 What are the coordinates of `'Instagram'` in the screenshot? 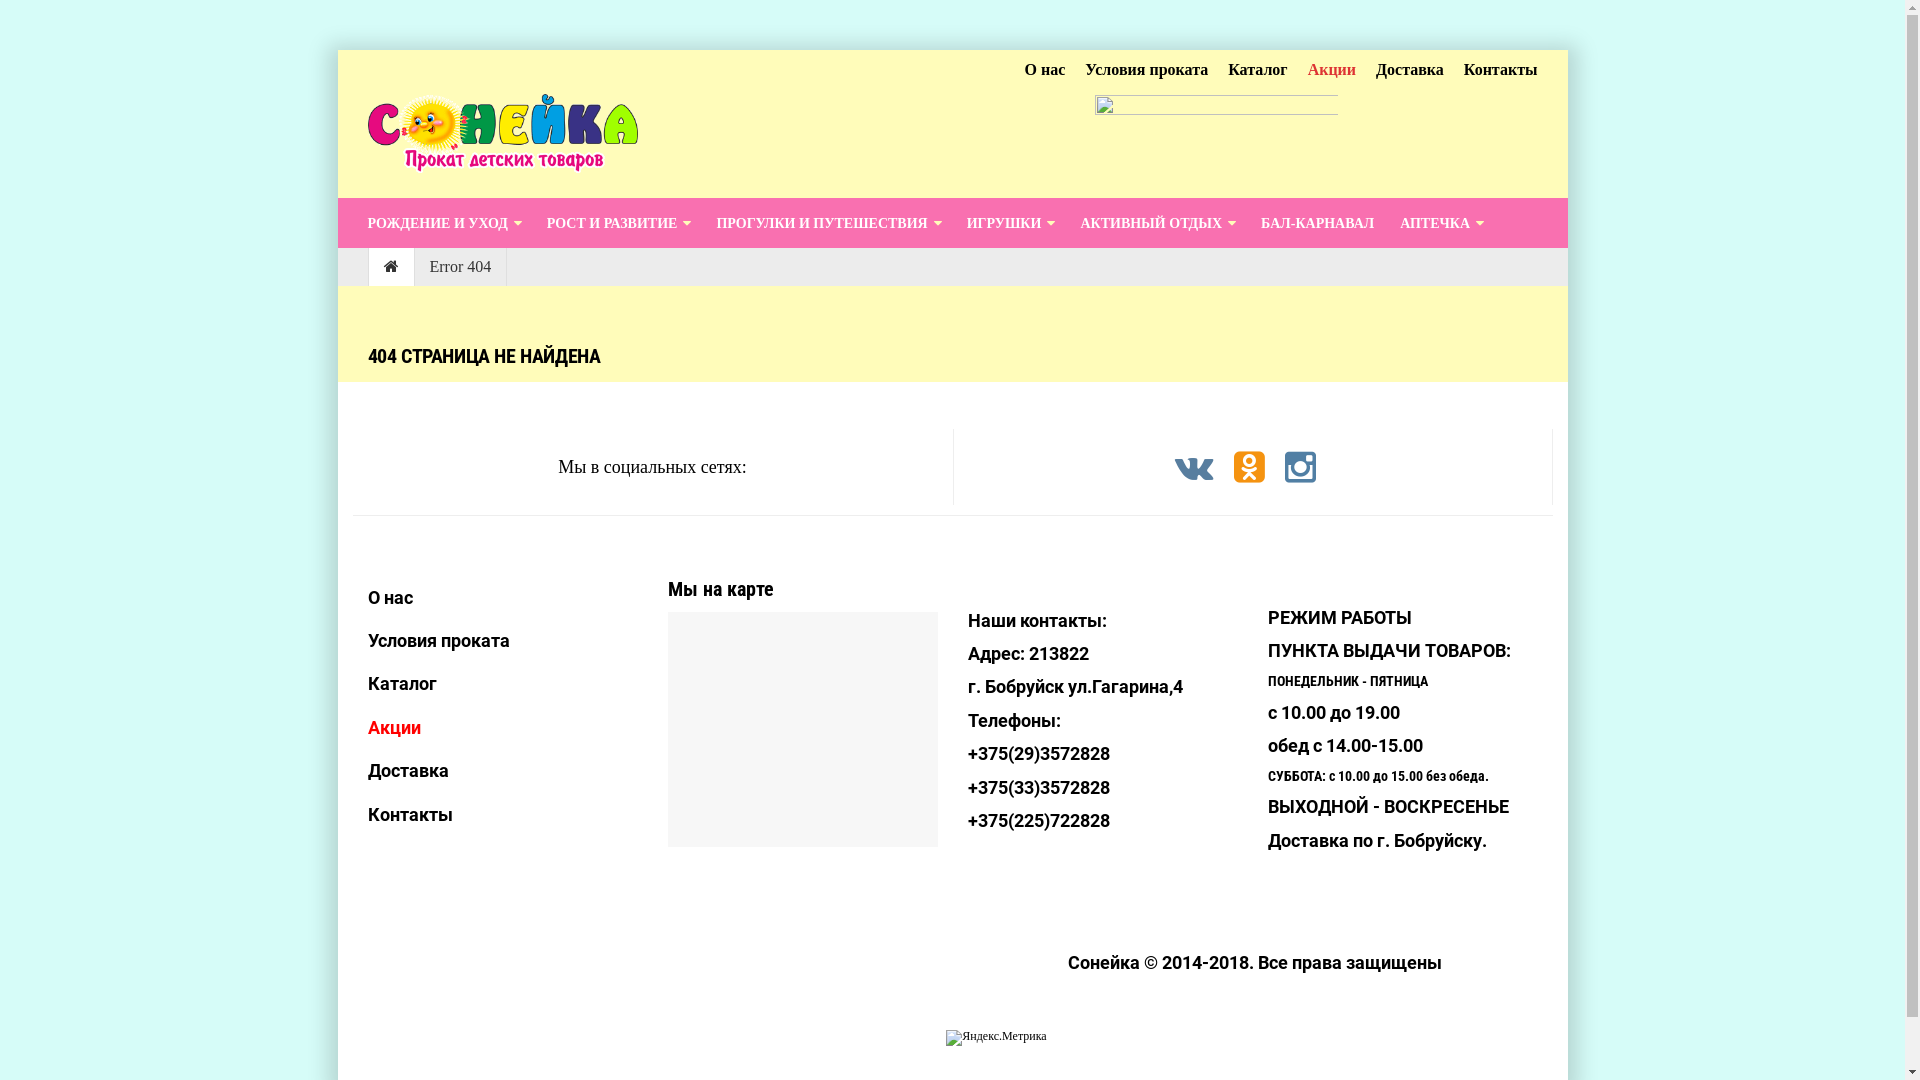 It's located at (1283, 466).